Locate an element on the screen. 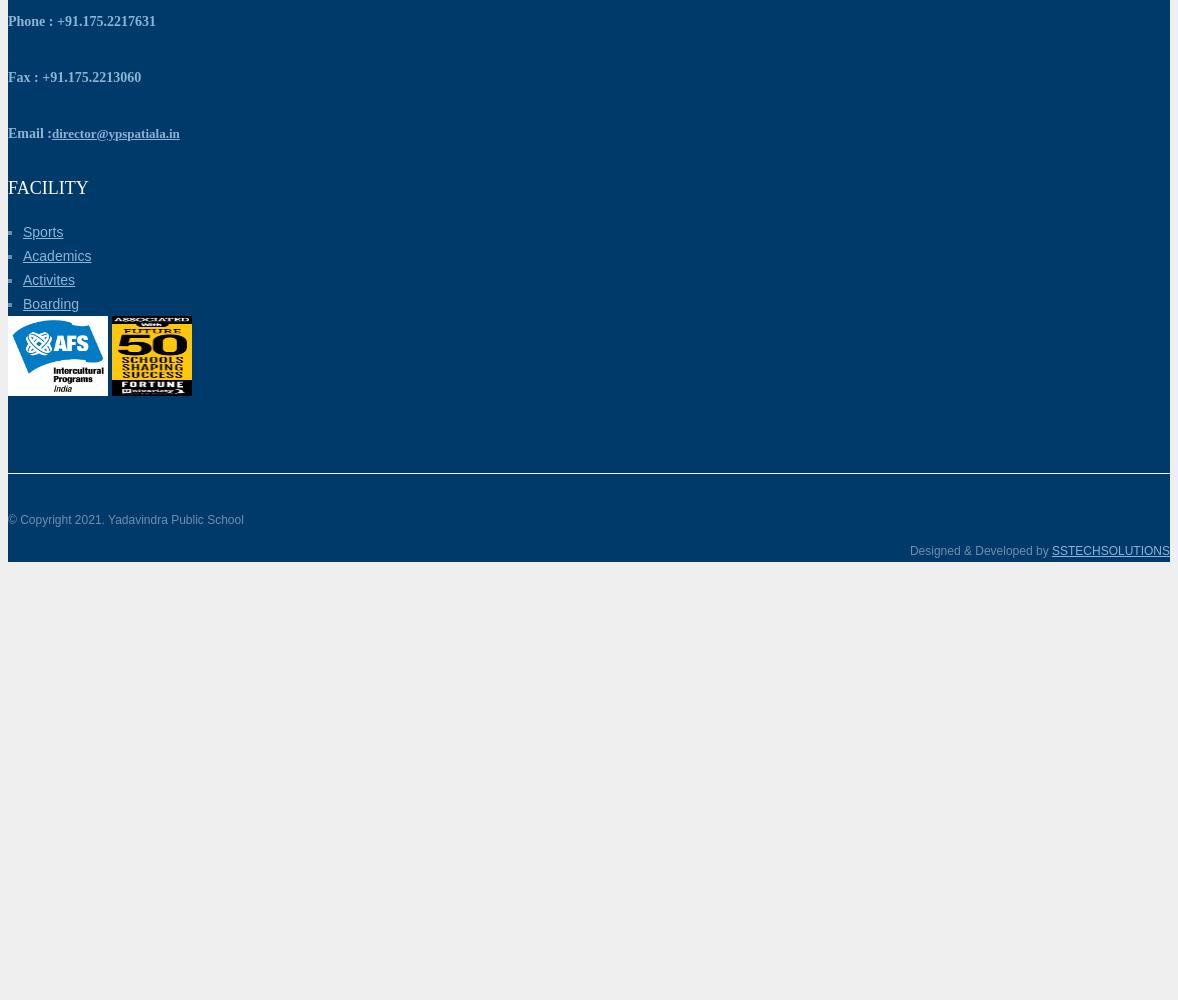 The width and height of the screenshot is (1178, 1000). 'Fax : +91.175.2213060' is located at coordinates (73, 76).